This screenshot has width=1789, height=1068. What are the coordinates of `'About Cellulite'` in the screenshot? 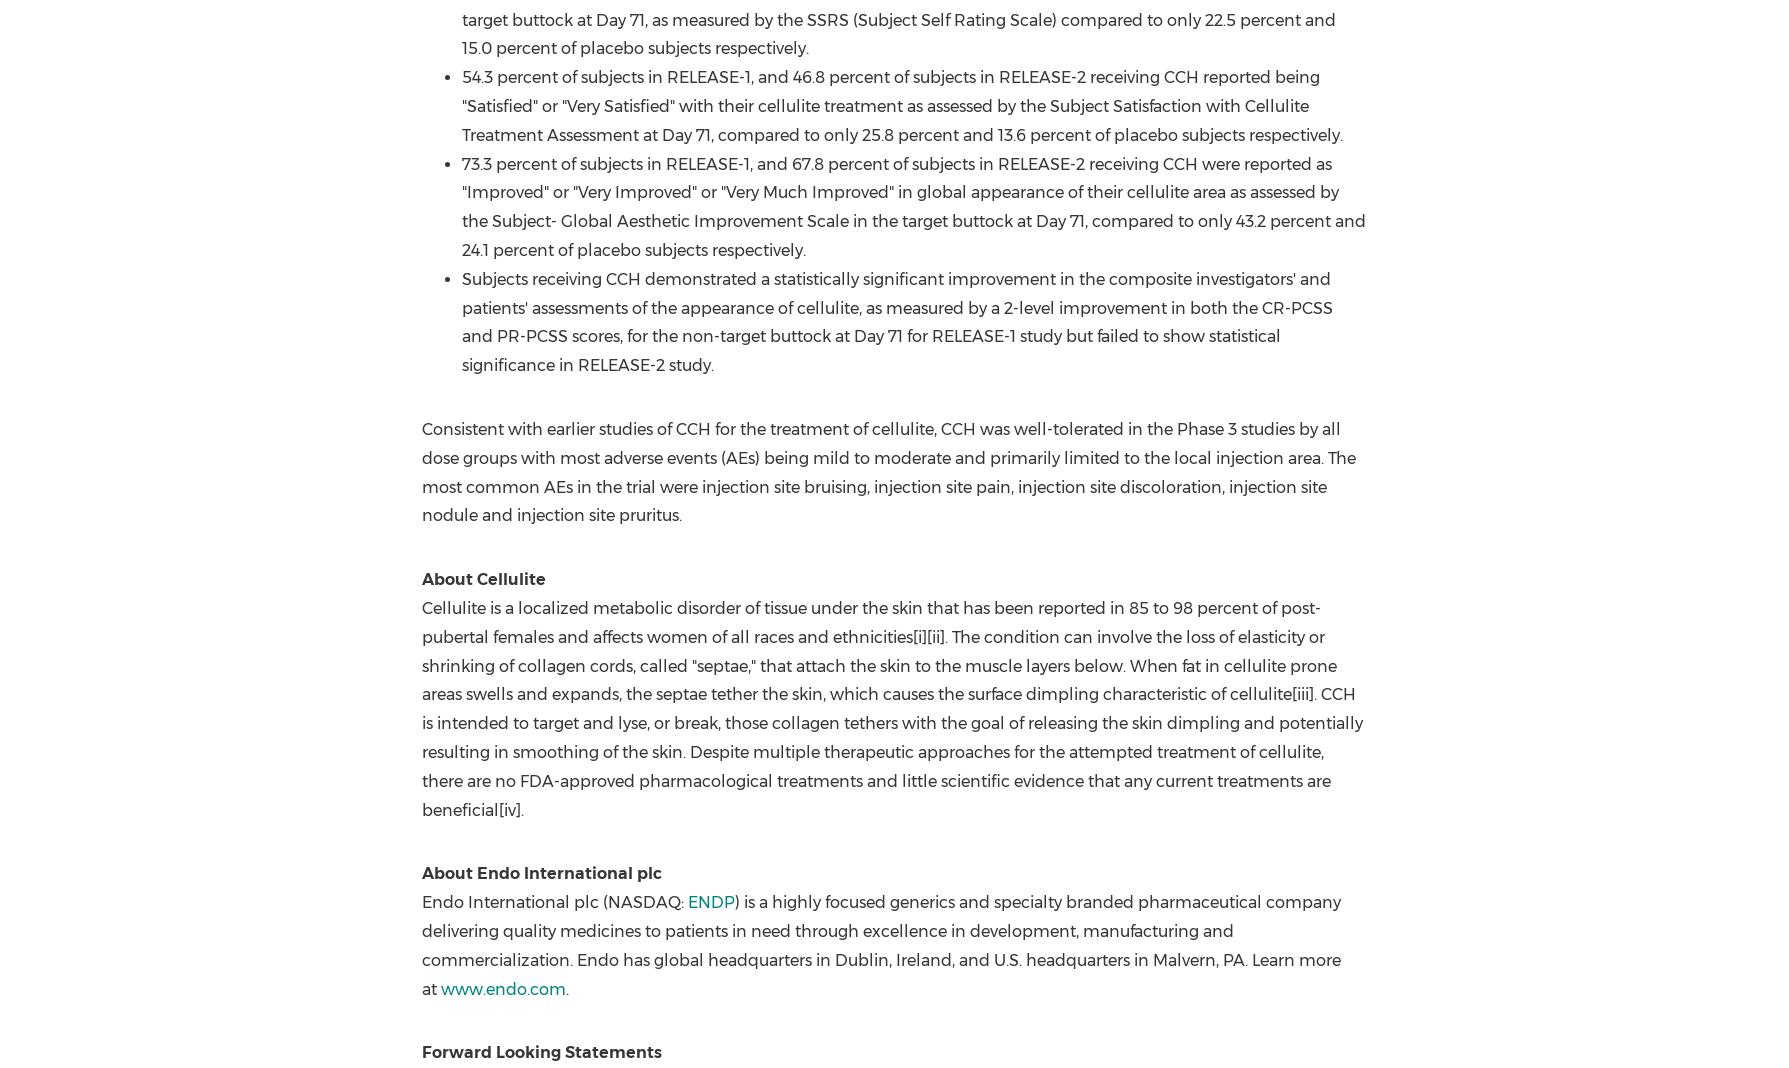 It's located at (485, 578).